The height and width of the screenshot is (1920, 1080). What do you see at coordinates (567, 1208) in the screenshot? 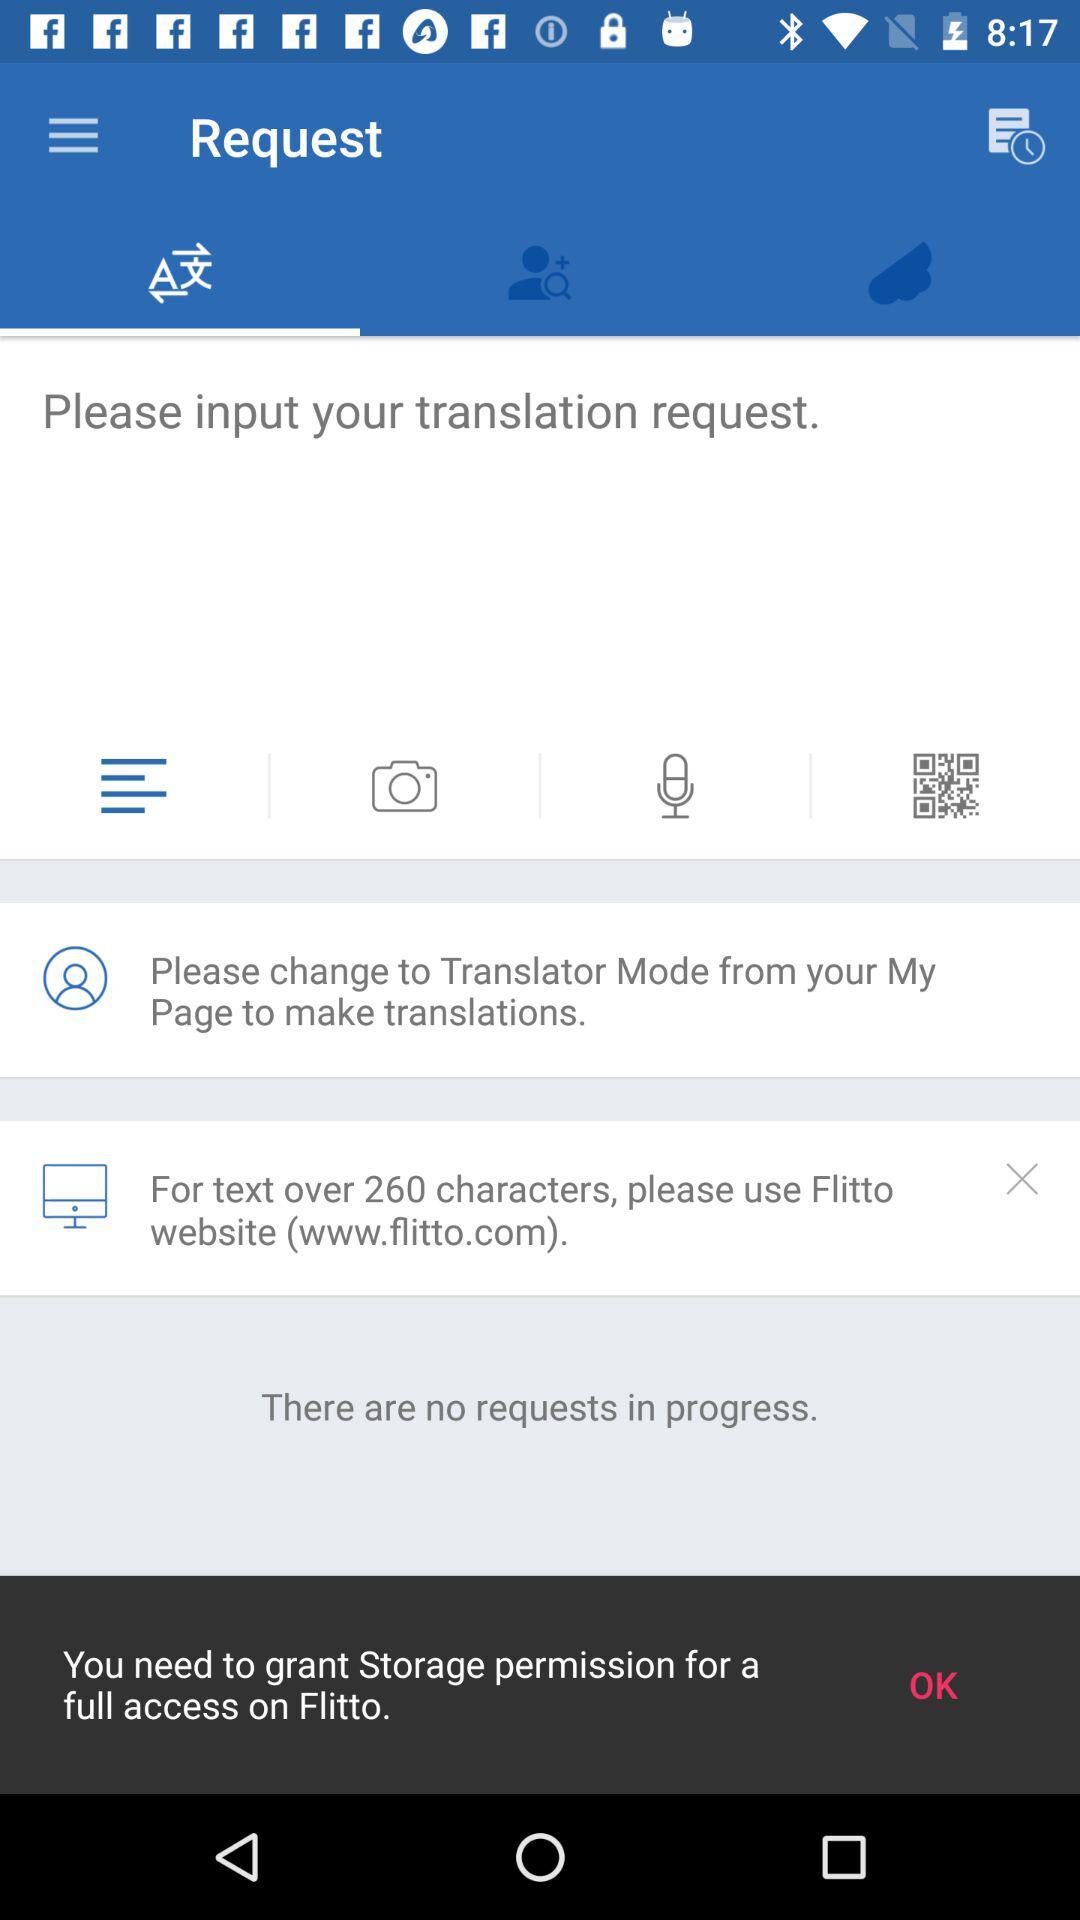
I see `icon above the there are no icon` at bounding box center [567, 1208].